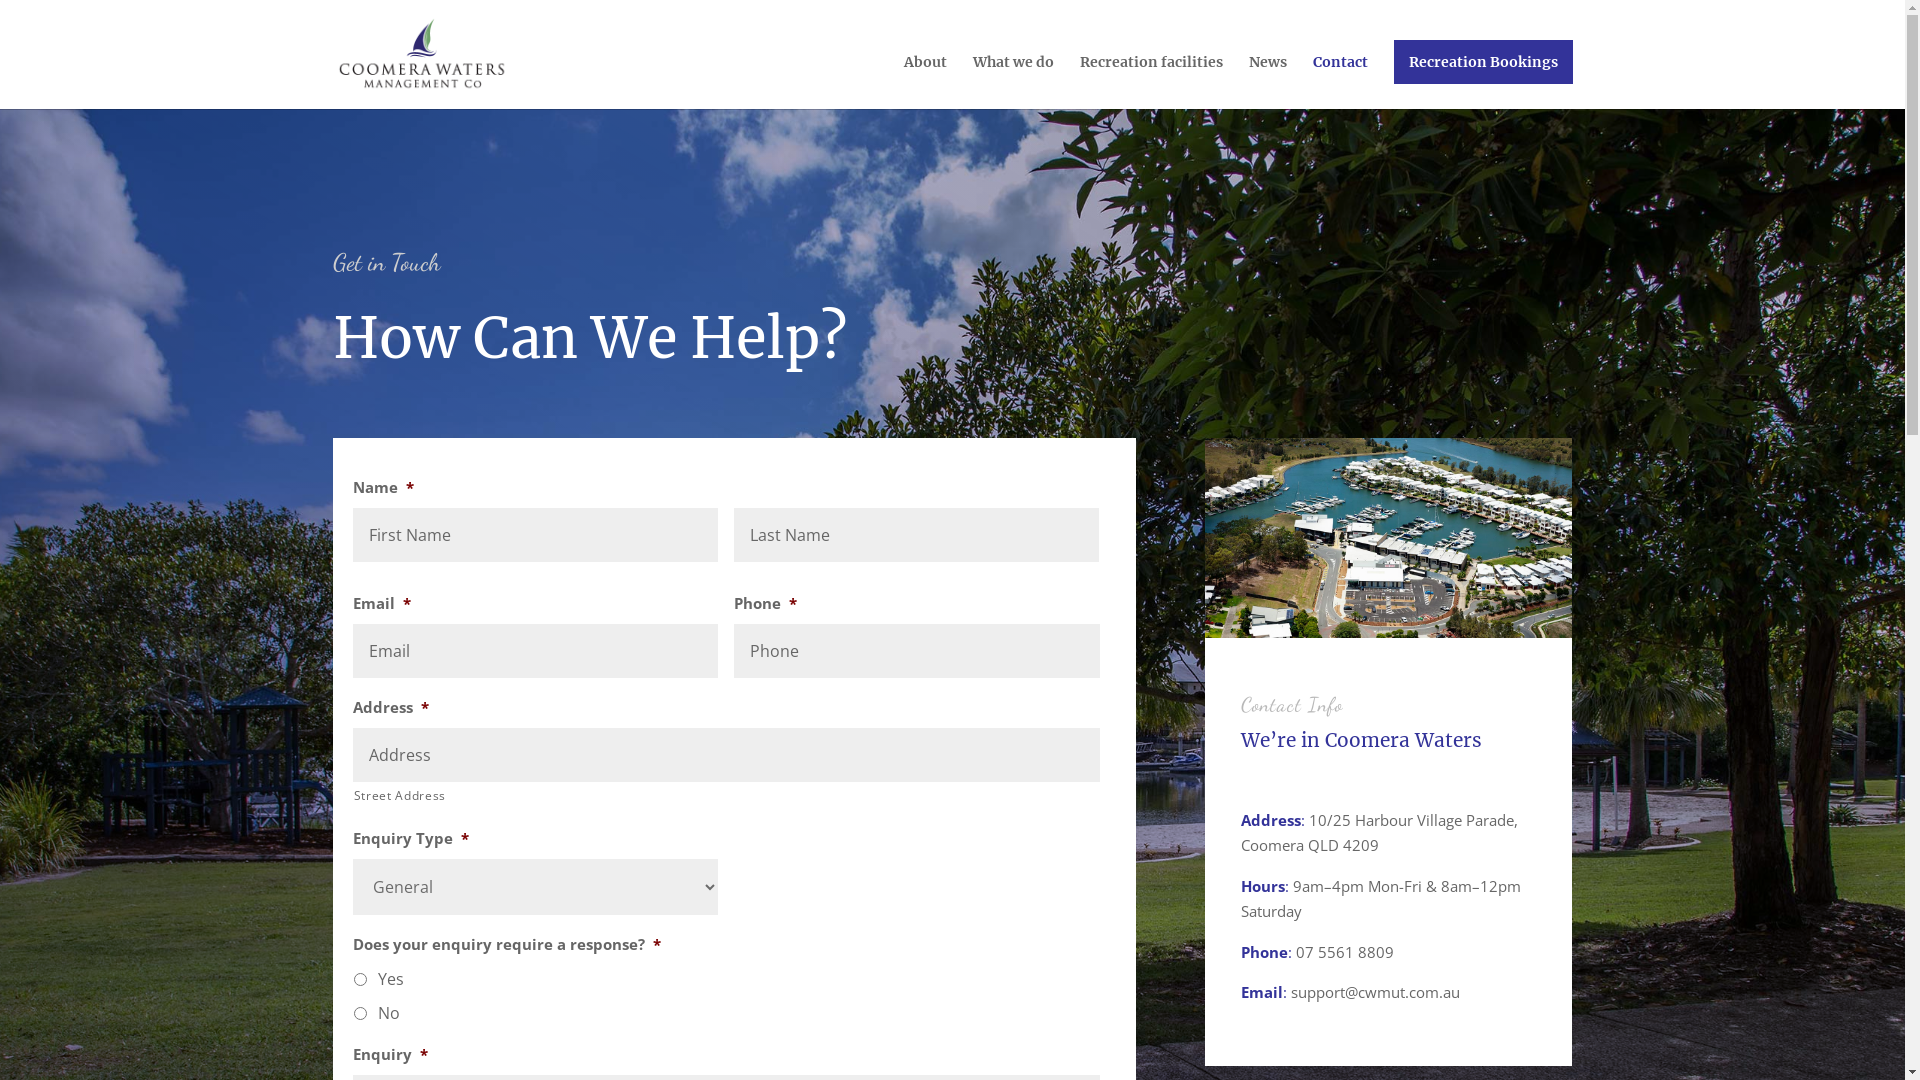 This screenshot has height=1080, width=1920. Describe the element at coordinates (1151, 80) in the screenshot. I see `'Recreation facilities'` at that location.